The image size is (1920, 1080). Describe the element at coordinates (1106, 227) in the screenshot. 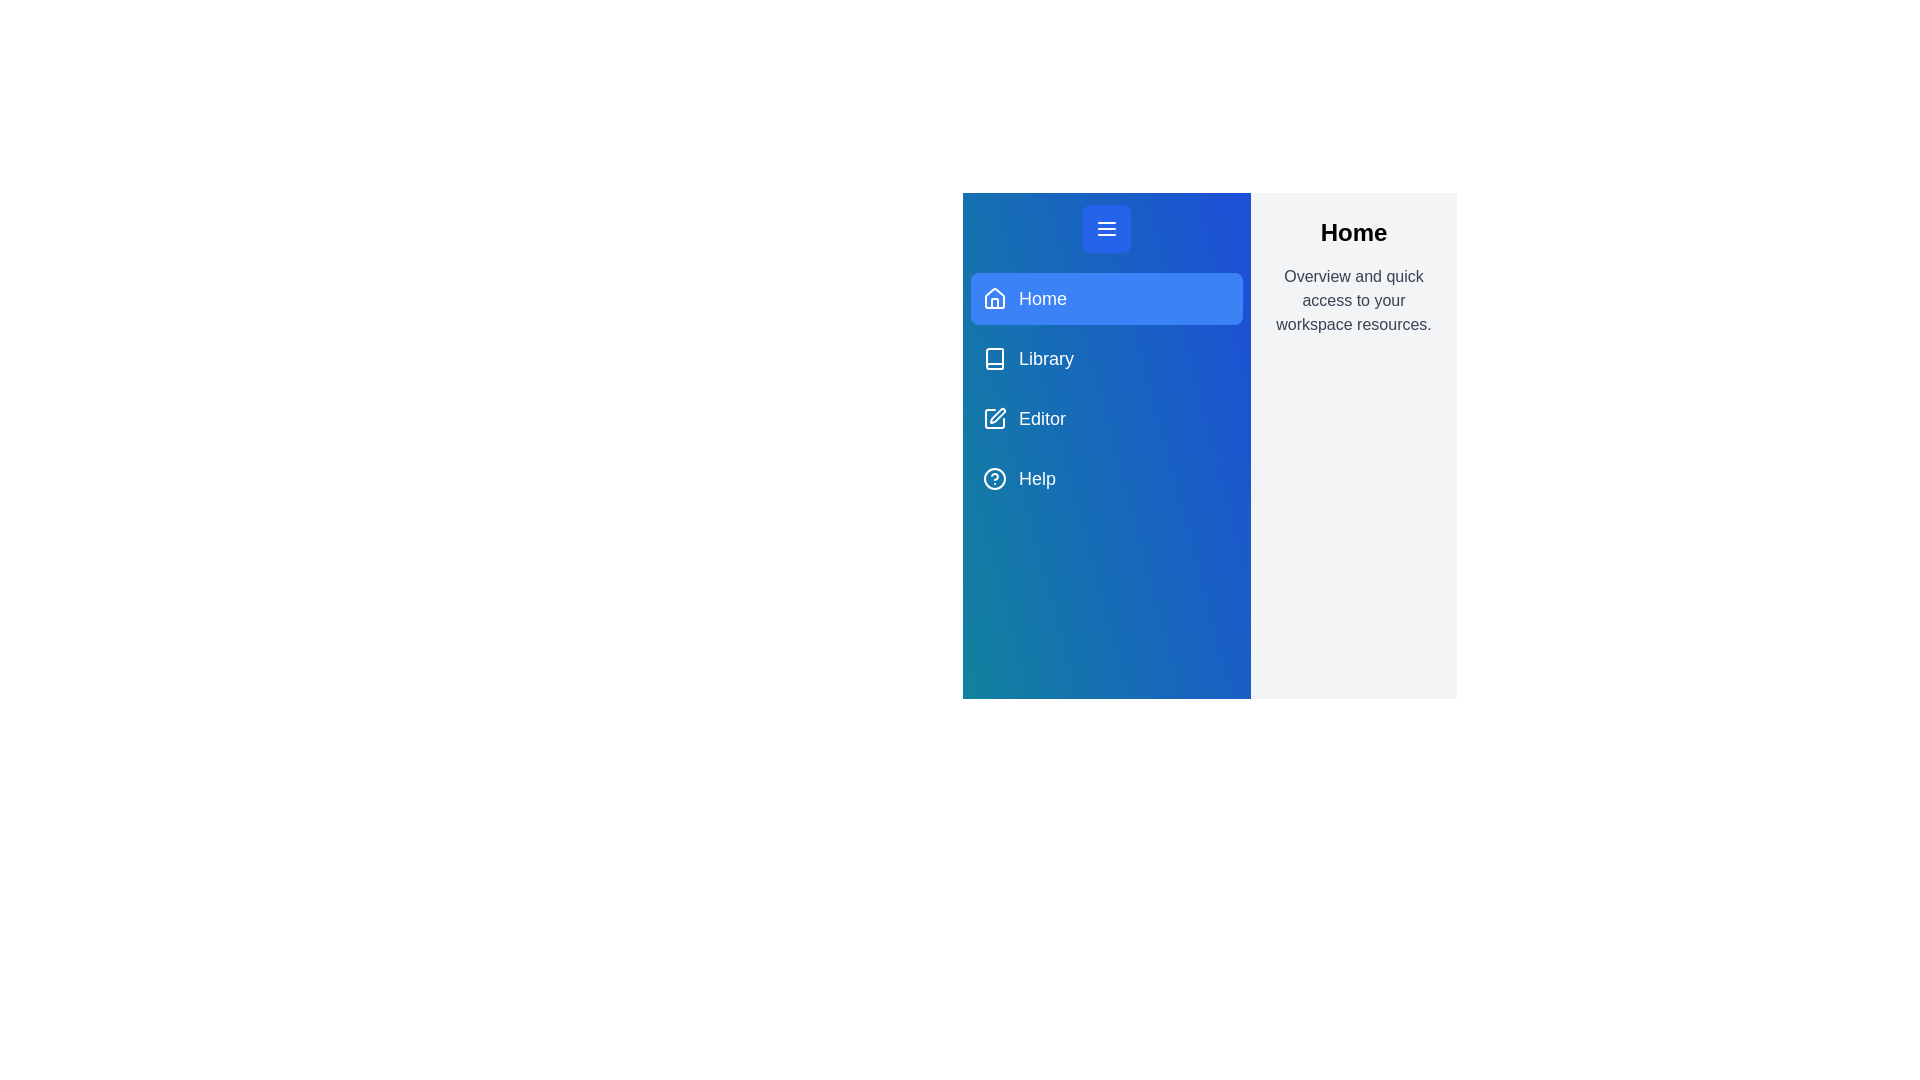

I see `the menu button to toggle the left drawer` at that location.